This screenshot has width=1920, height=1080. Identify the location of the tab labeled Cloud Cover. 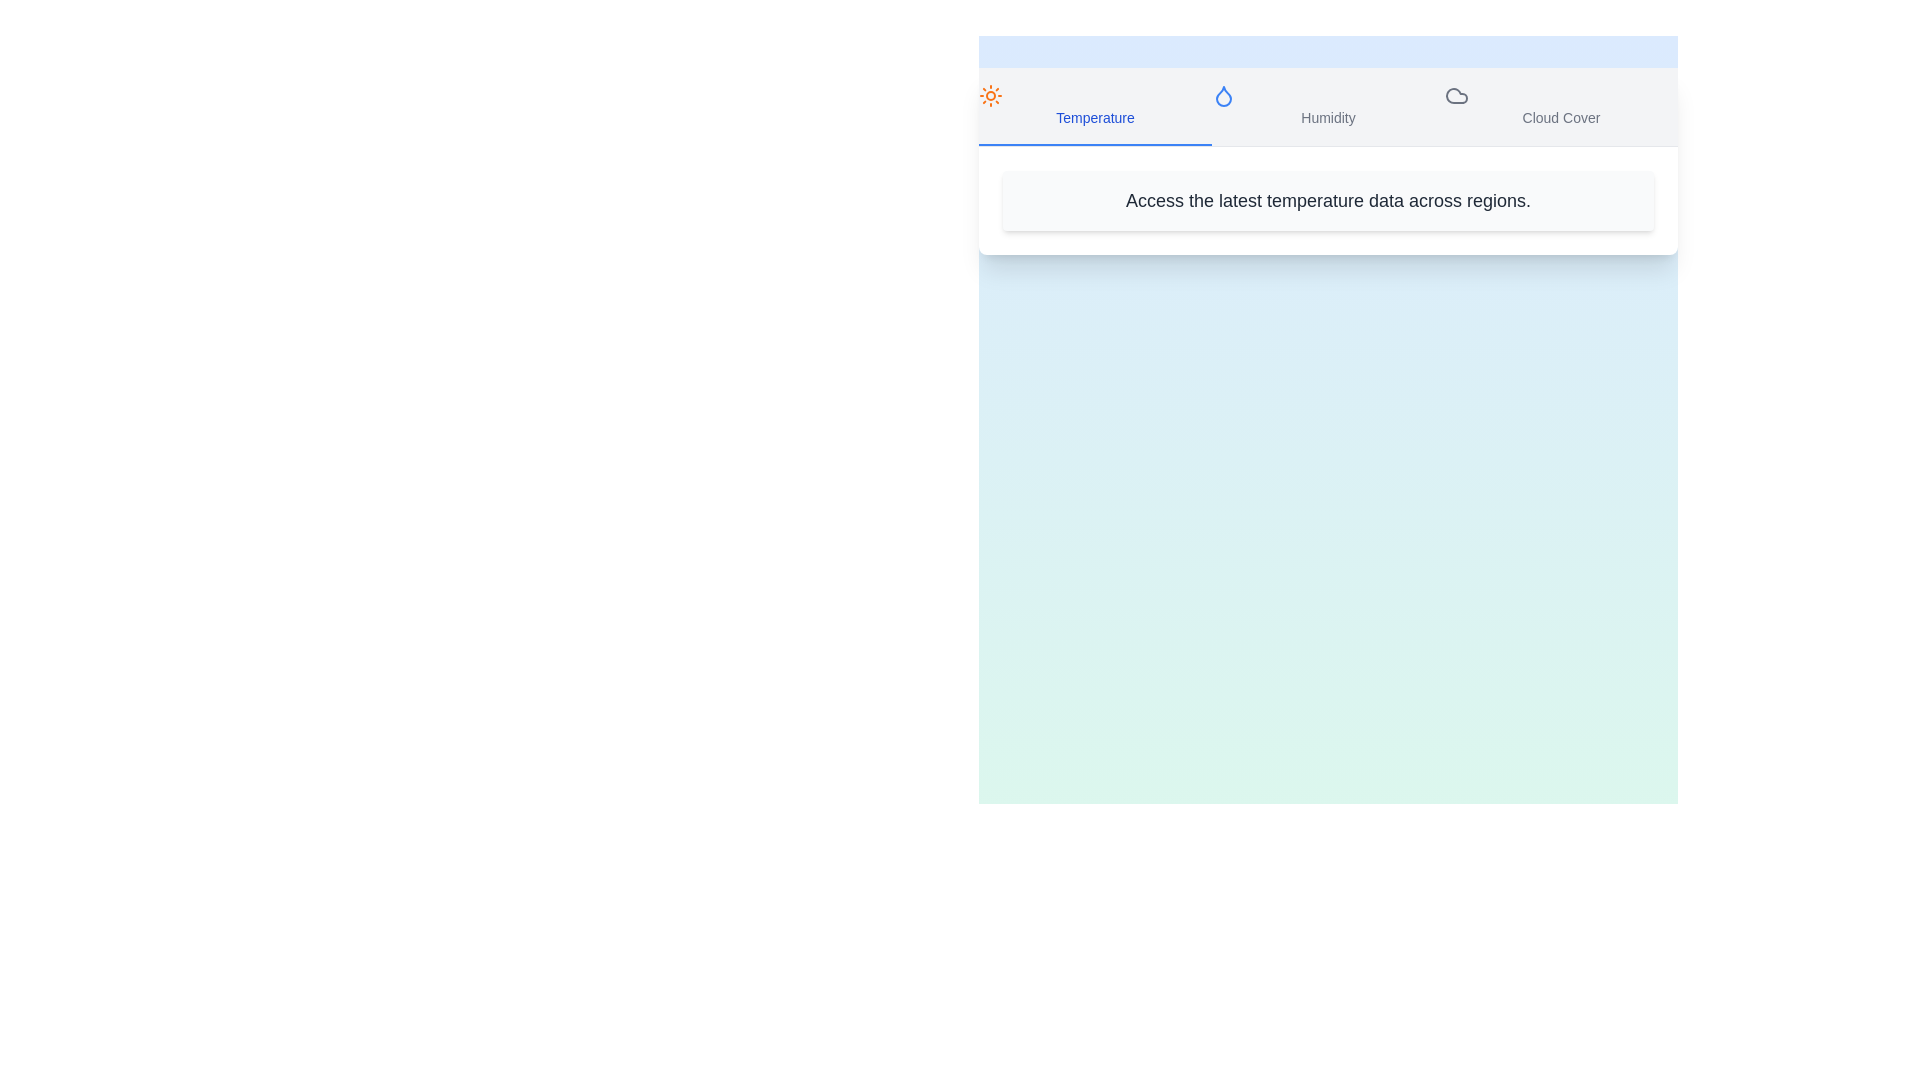
(1560, 107).